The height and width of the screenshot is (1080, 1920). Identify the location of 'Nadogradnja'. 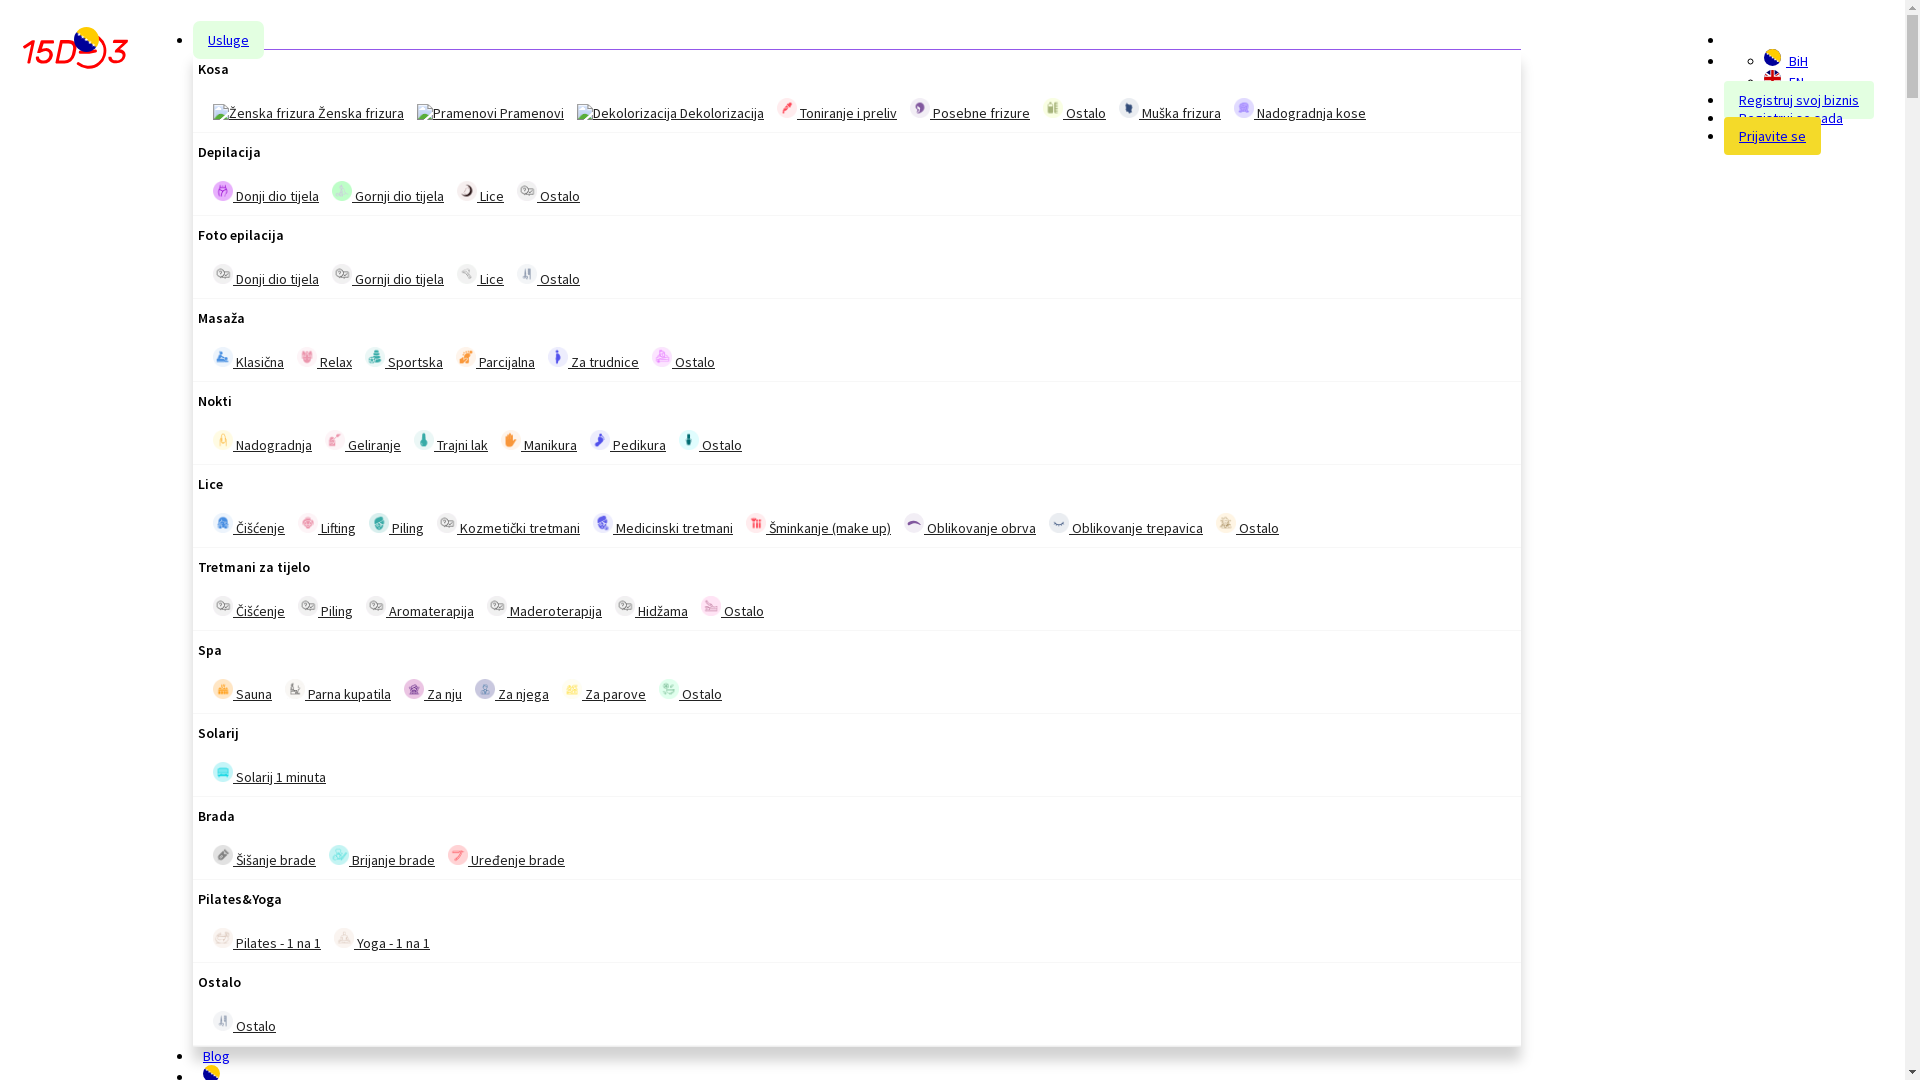
(222, 438).